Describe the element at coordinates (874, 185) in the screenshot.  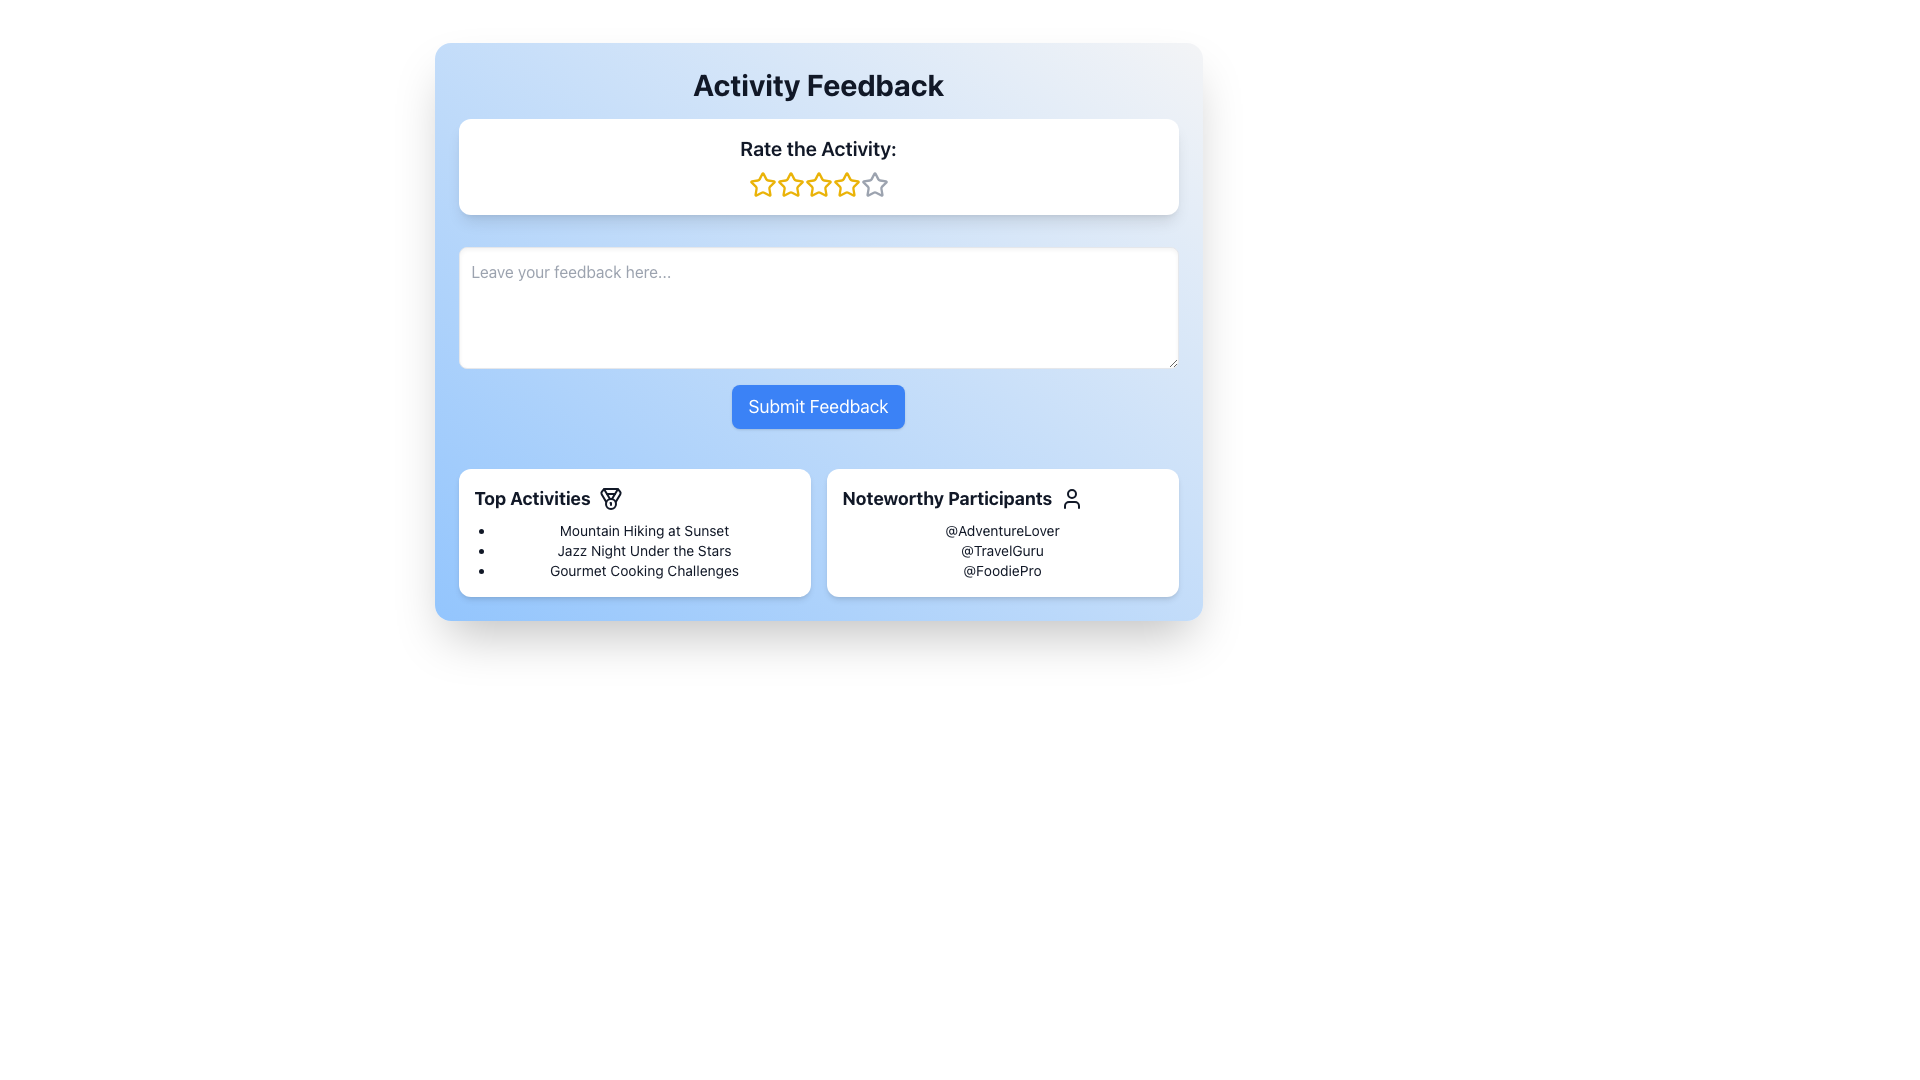
I see `the last gray star-shaped icon in the rating control` at that location.